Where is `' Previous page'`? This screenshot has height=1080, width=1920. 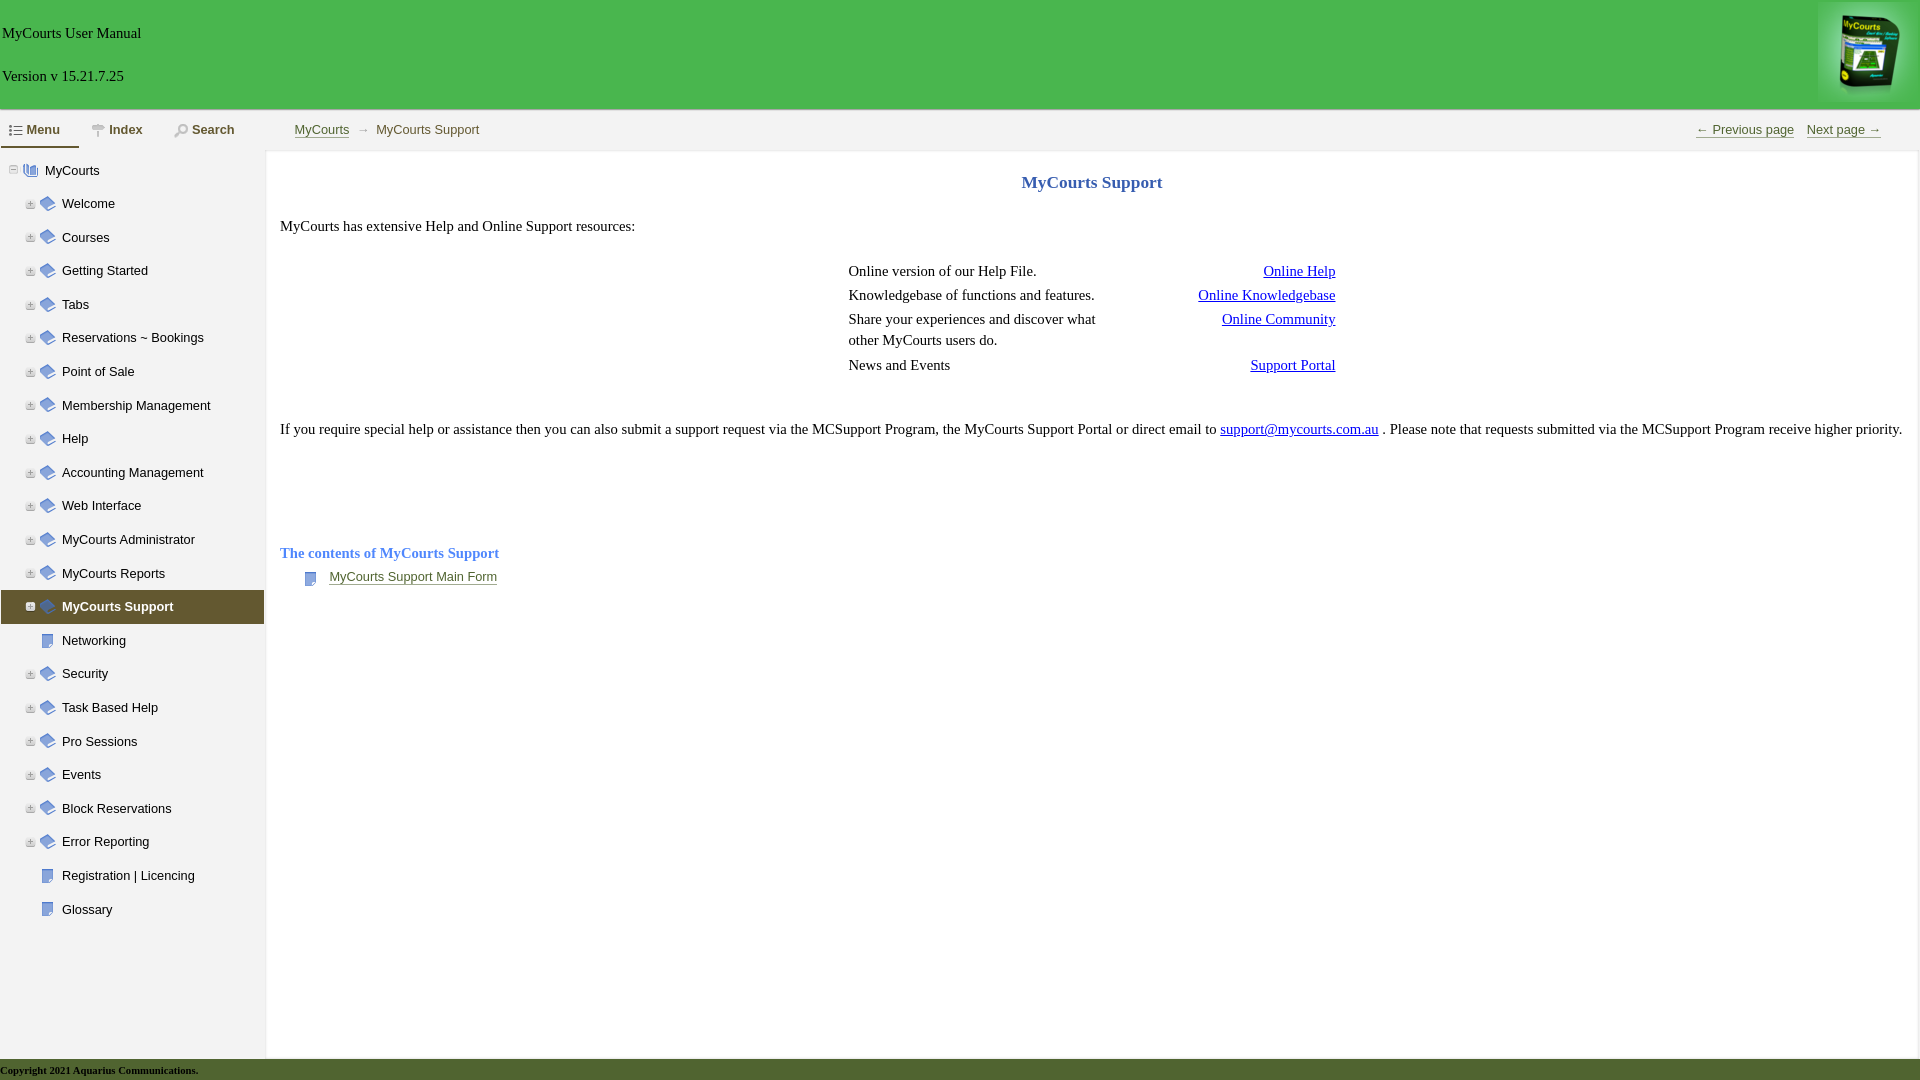 ' Previous page' is located at coordinates (1694, 130).